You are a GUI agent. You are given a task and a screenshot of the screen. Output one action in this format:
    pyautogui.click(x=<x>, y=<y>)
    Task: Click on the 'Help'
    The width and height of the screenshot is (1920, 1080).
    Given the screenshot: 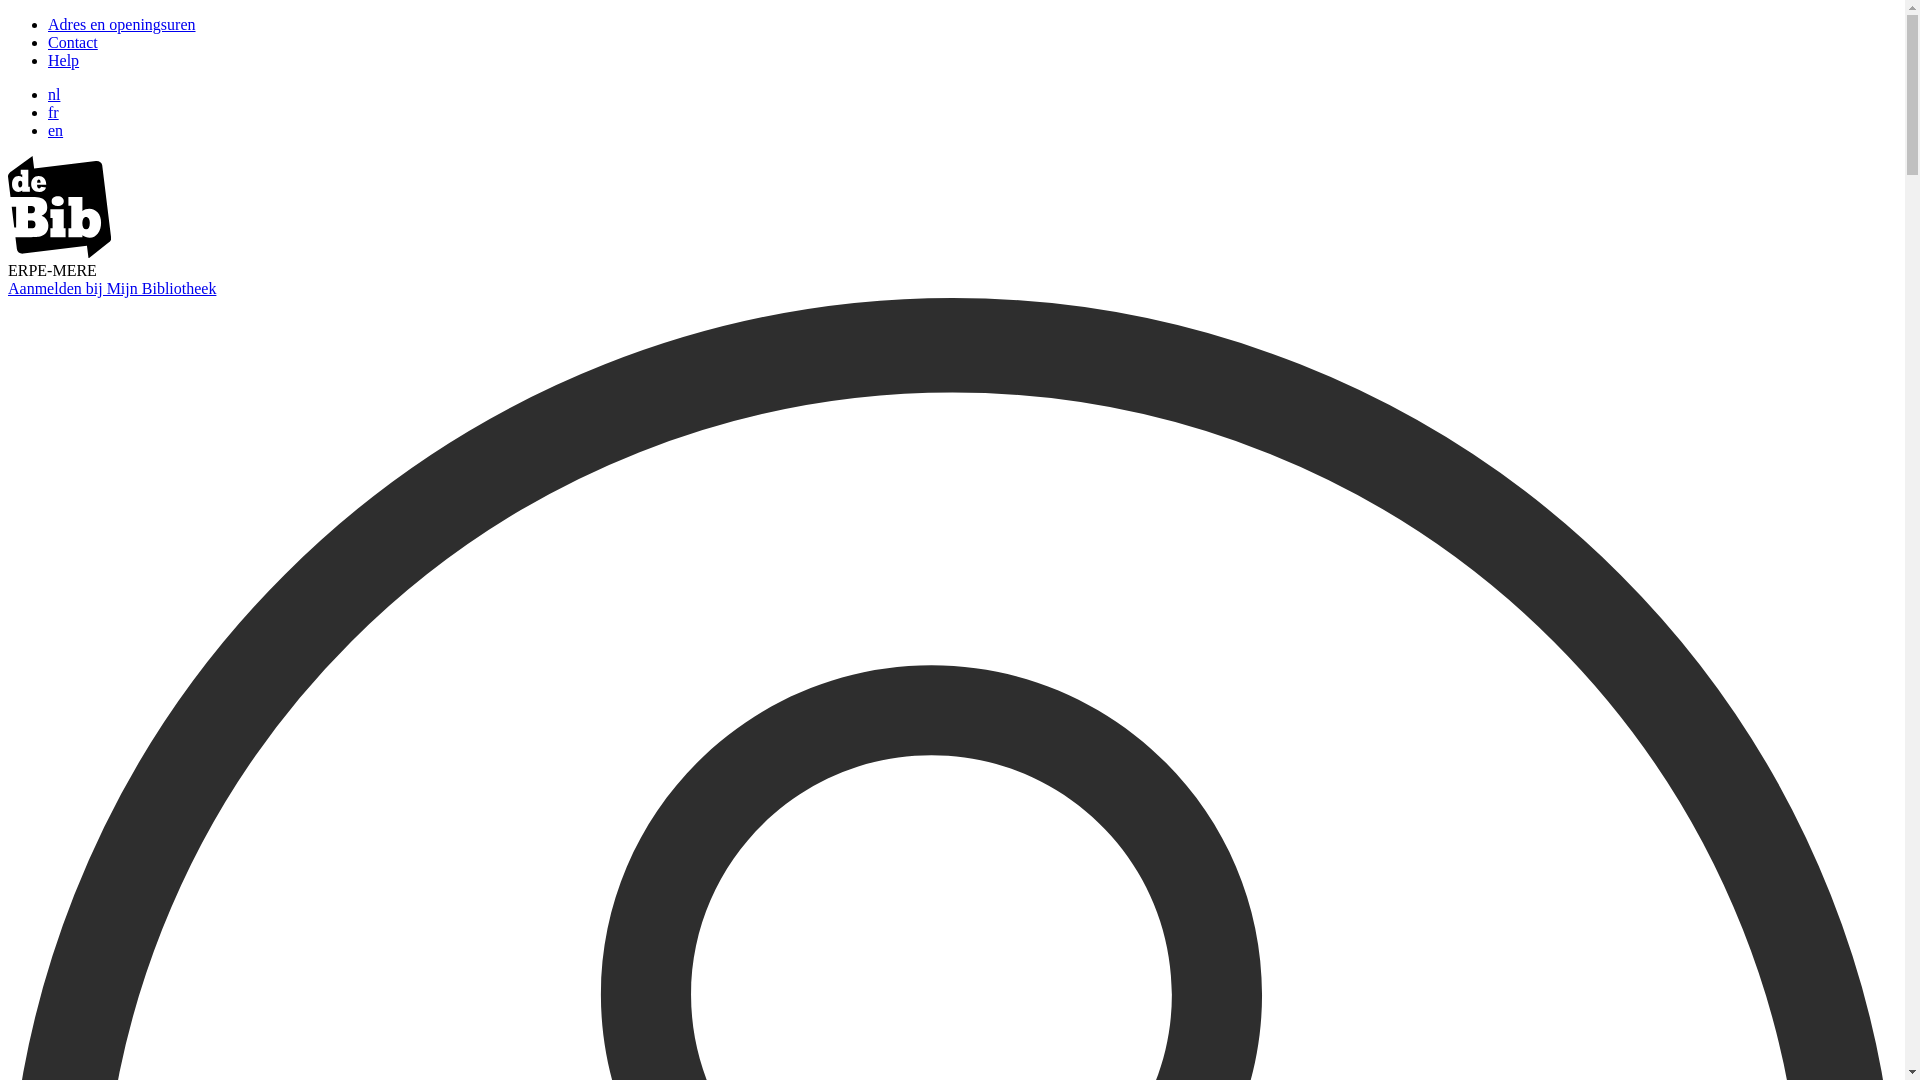 What is the action you would take?
    pyautogui.click(x=63, y=59)
    